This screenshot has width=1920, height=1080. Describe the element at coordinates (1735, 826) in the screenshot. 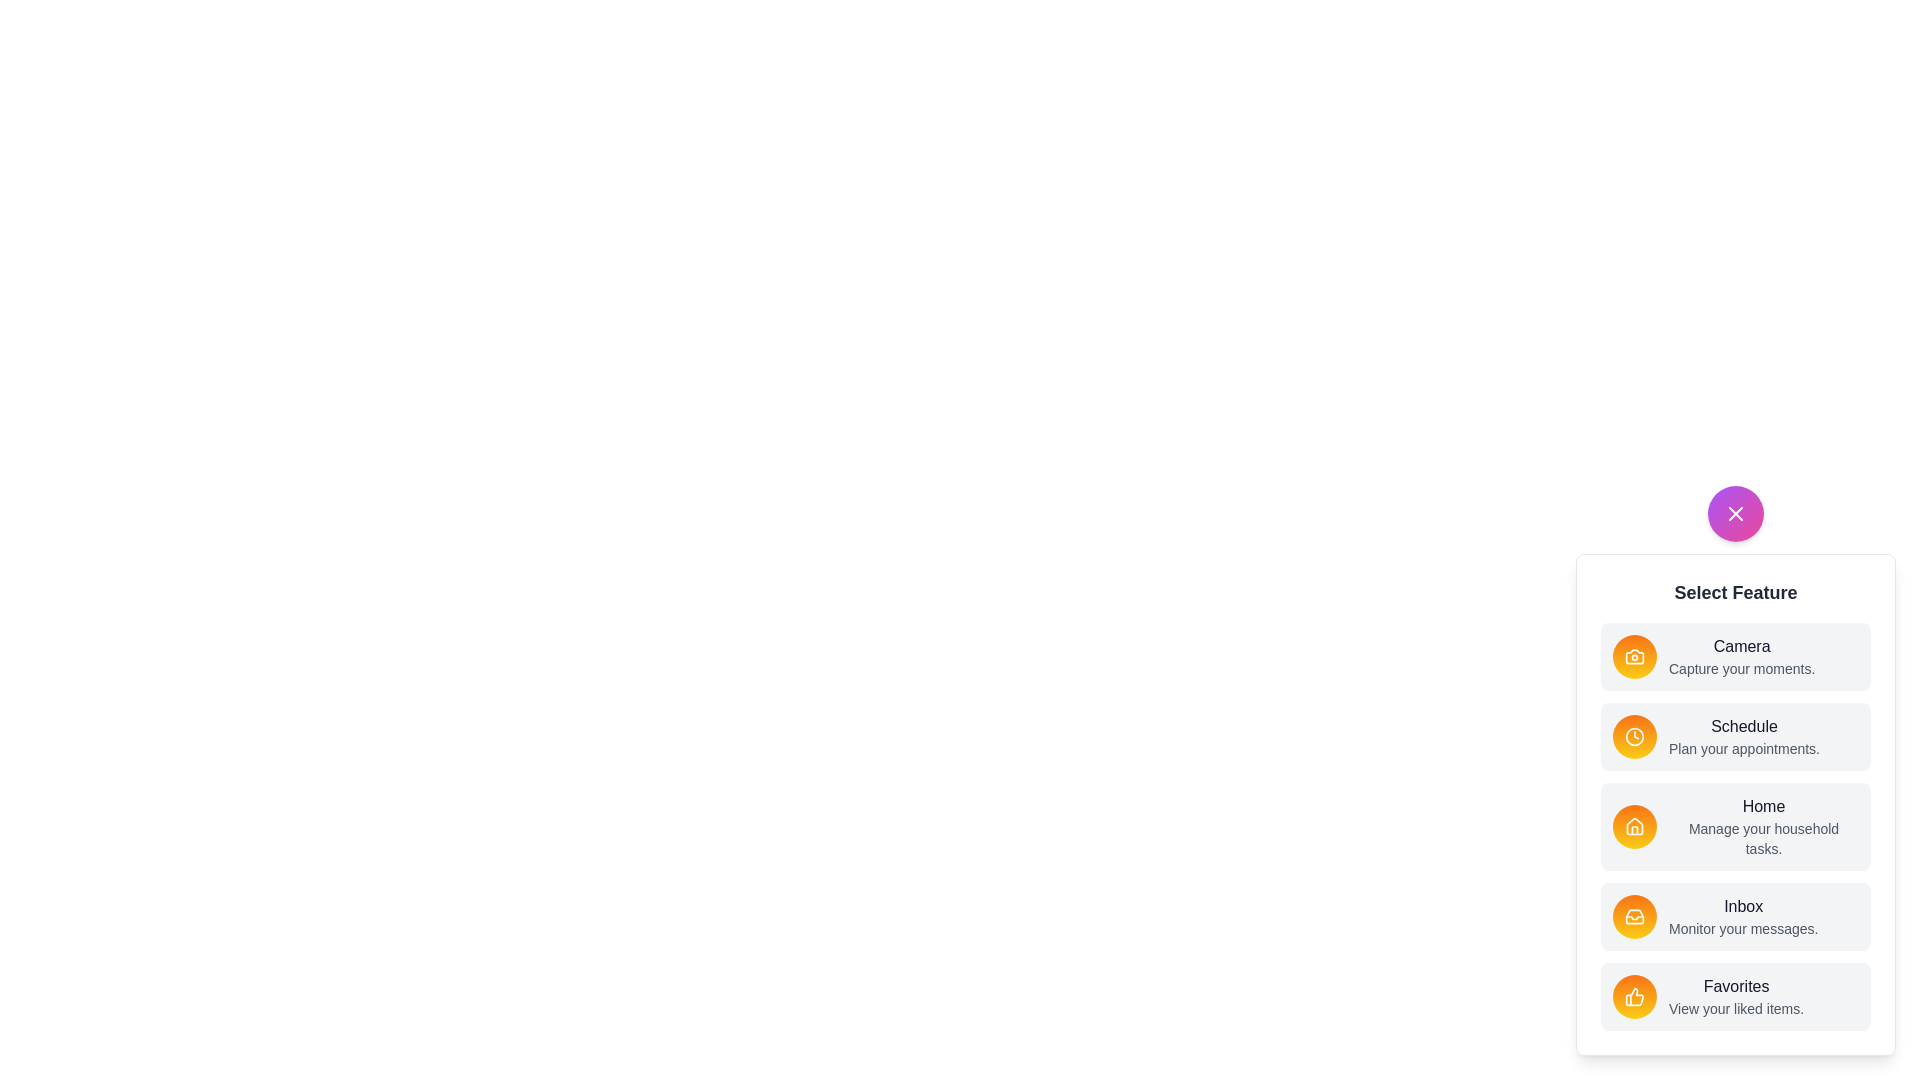

I see `the feature item labeled Home to select it` at that location.